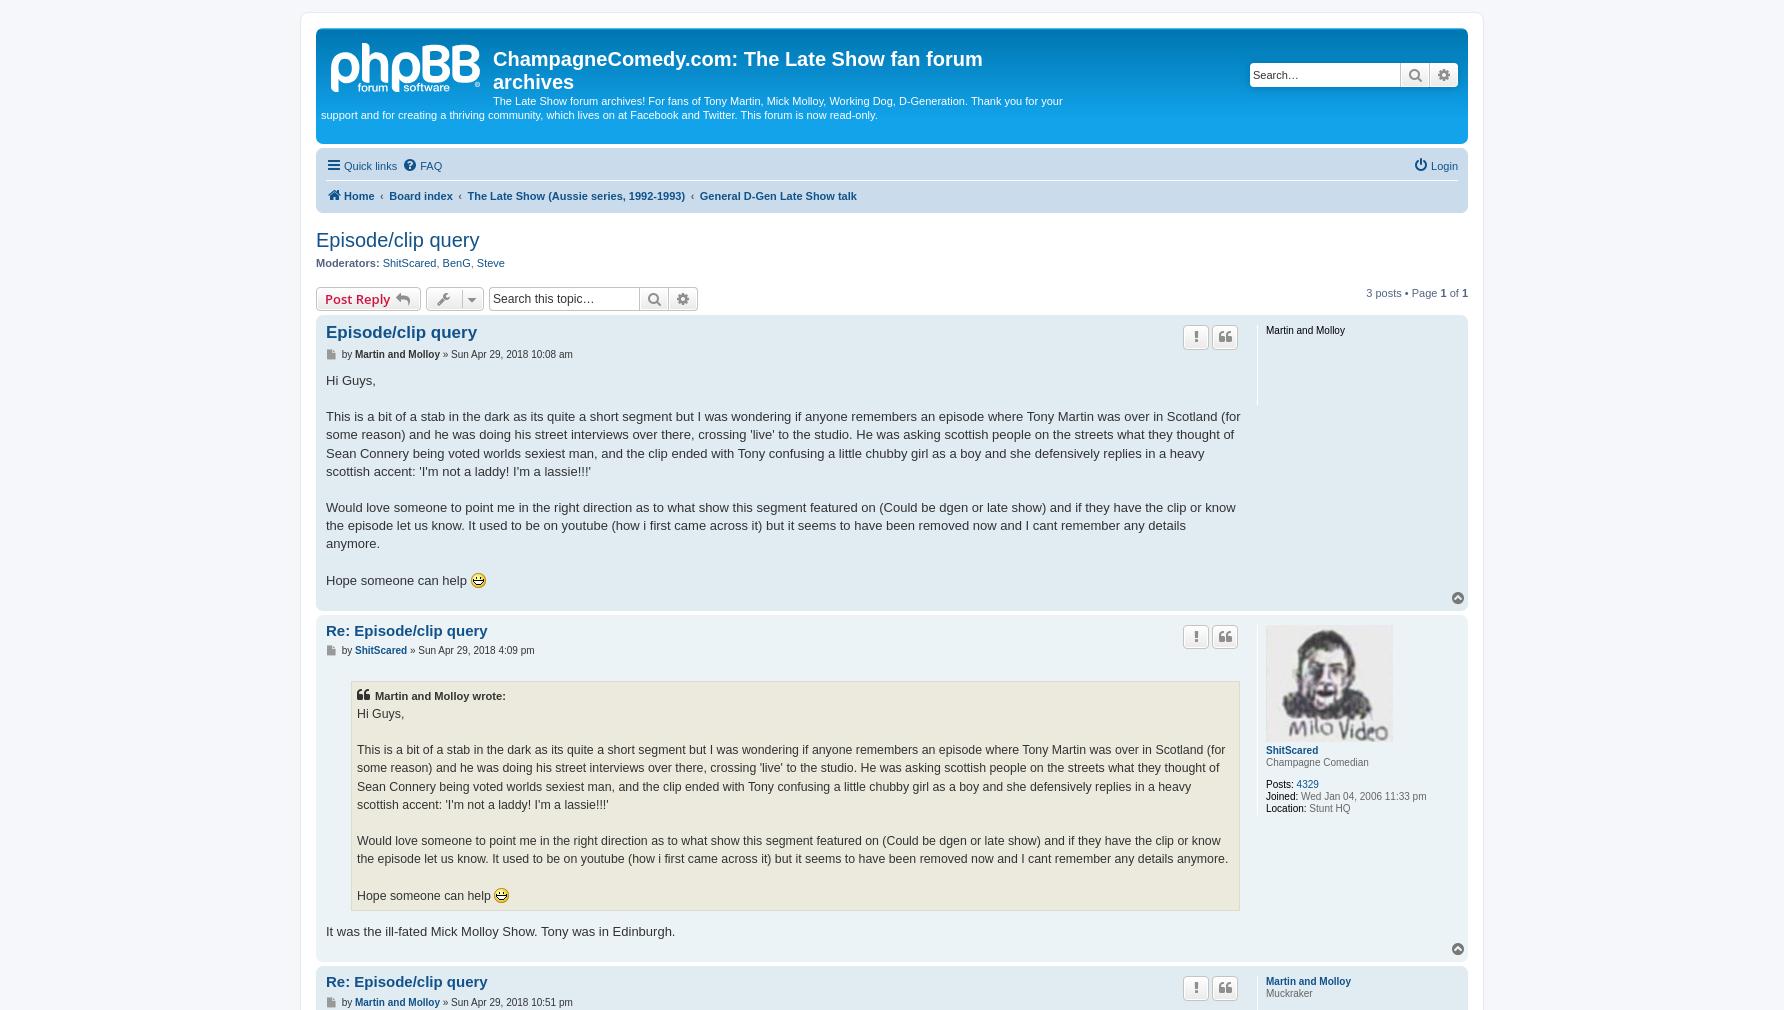  What do you see at coordinates (490, 263) in the screenshot?
I see `'Steve'` at bounding box center [490, 263].